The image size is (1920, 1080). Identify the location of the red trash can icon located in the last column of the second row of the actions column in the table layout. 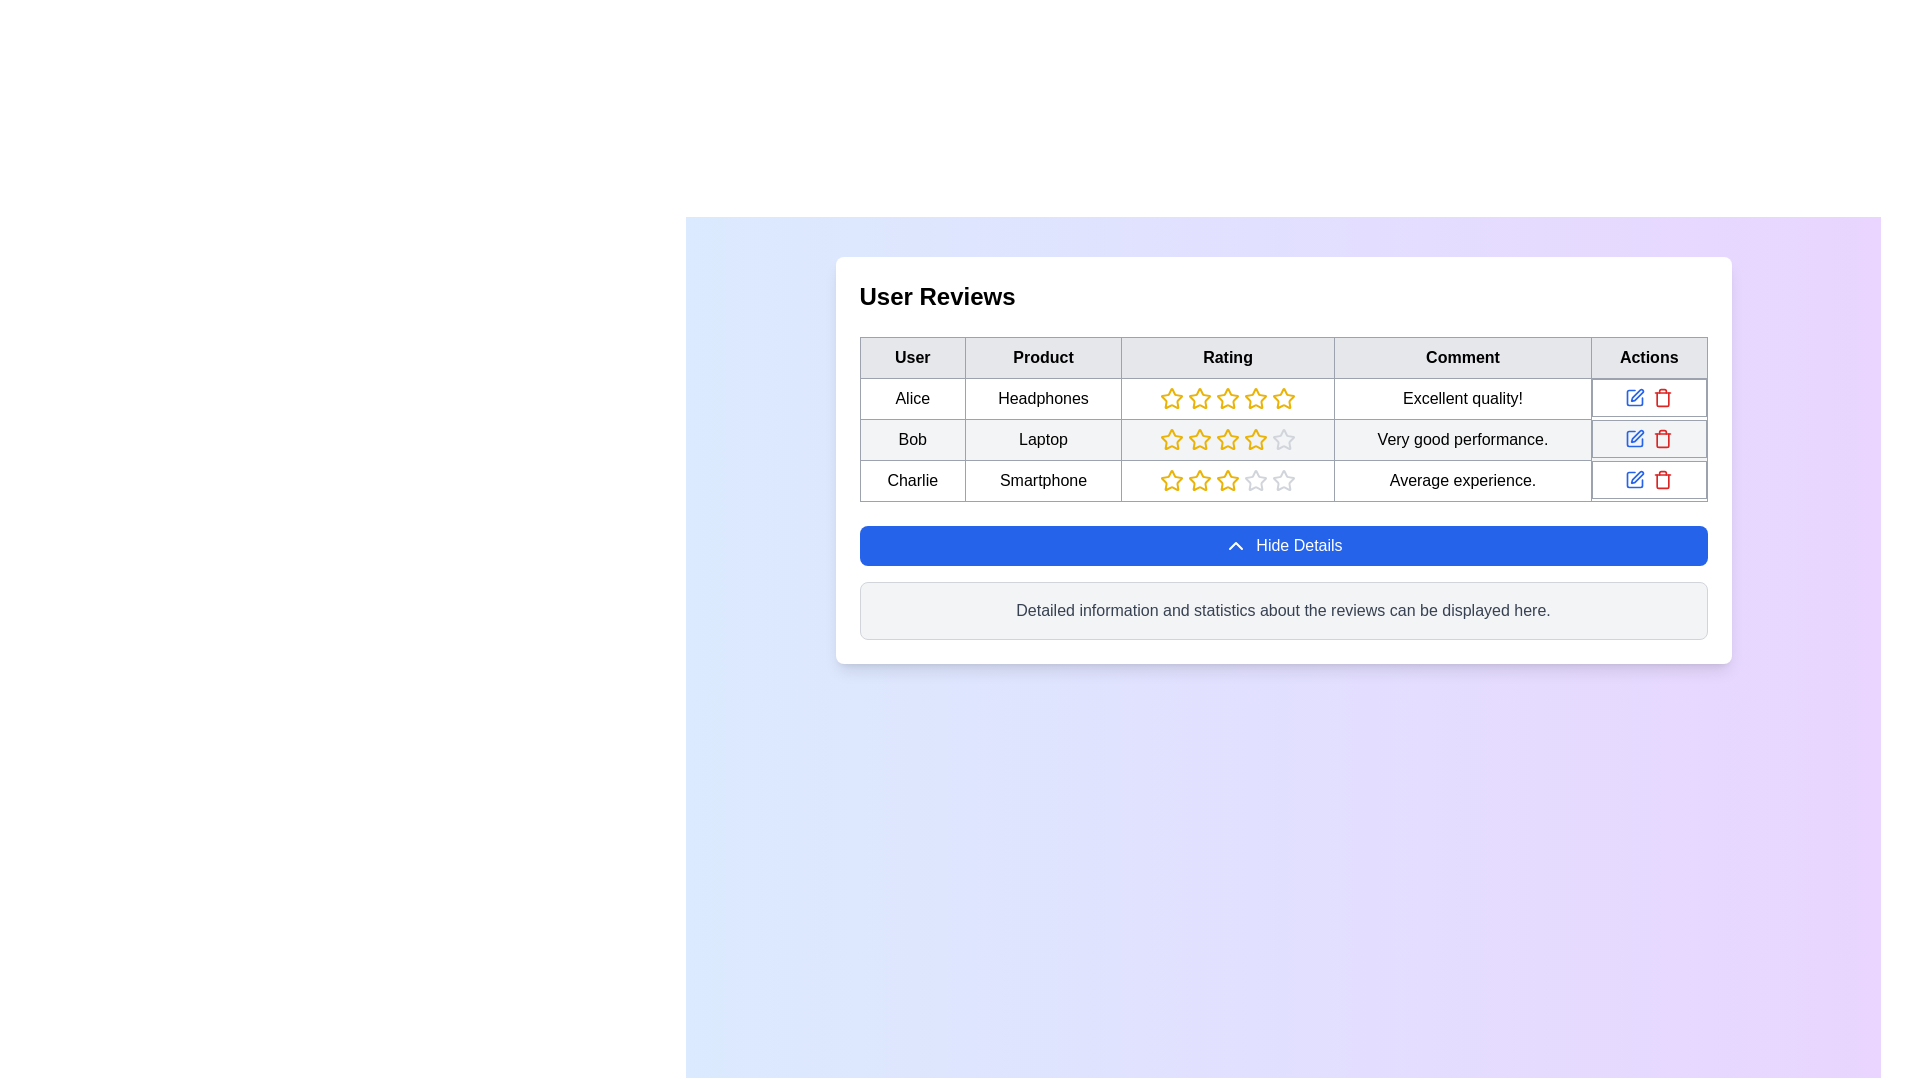
(1663, 437).